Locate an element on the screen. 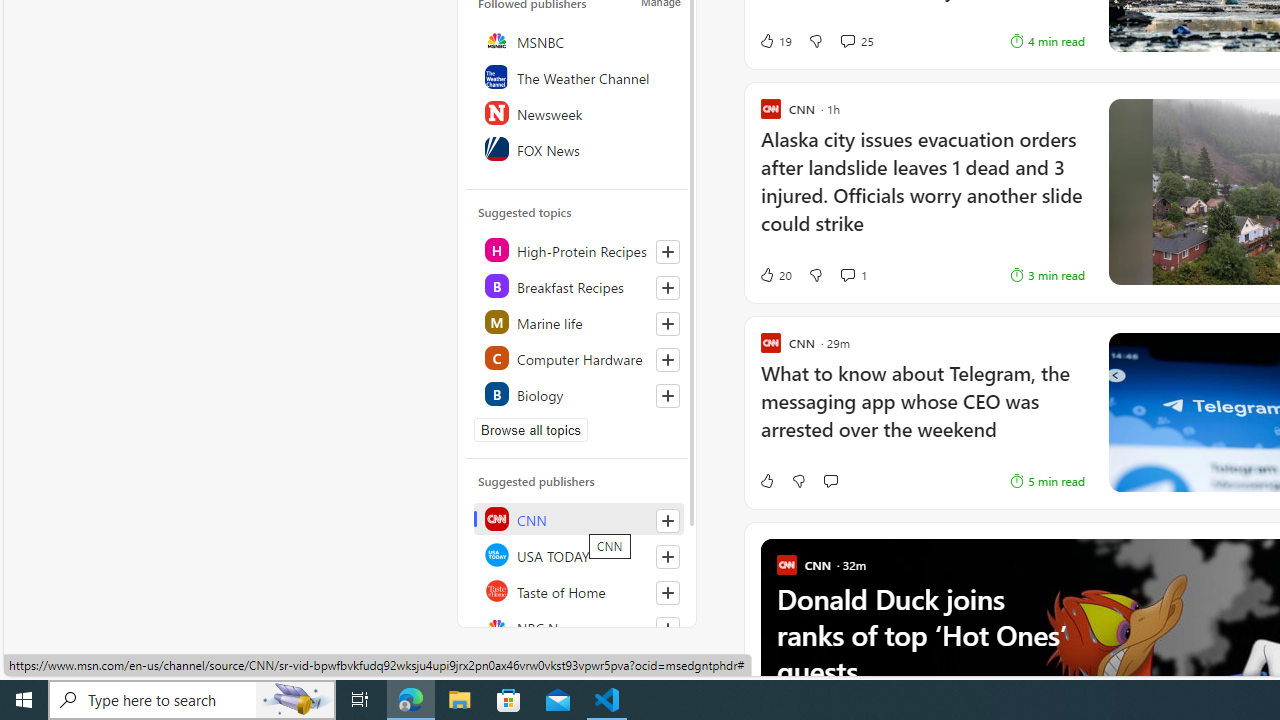 The width and height of the screenshot is (1280, 720). 'View comments 25 Comment' is located at coordinates (856, 41).